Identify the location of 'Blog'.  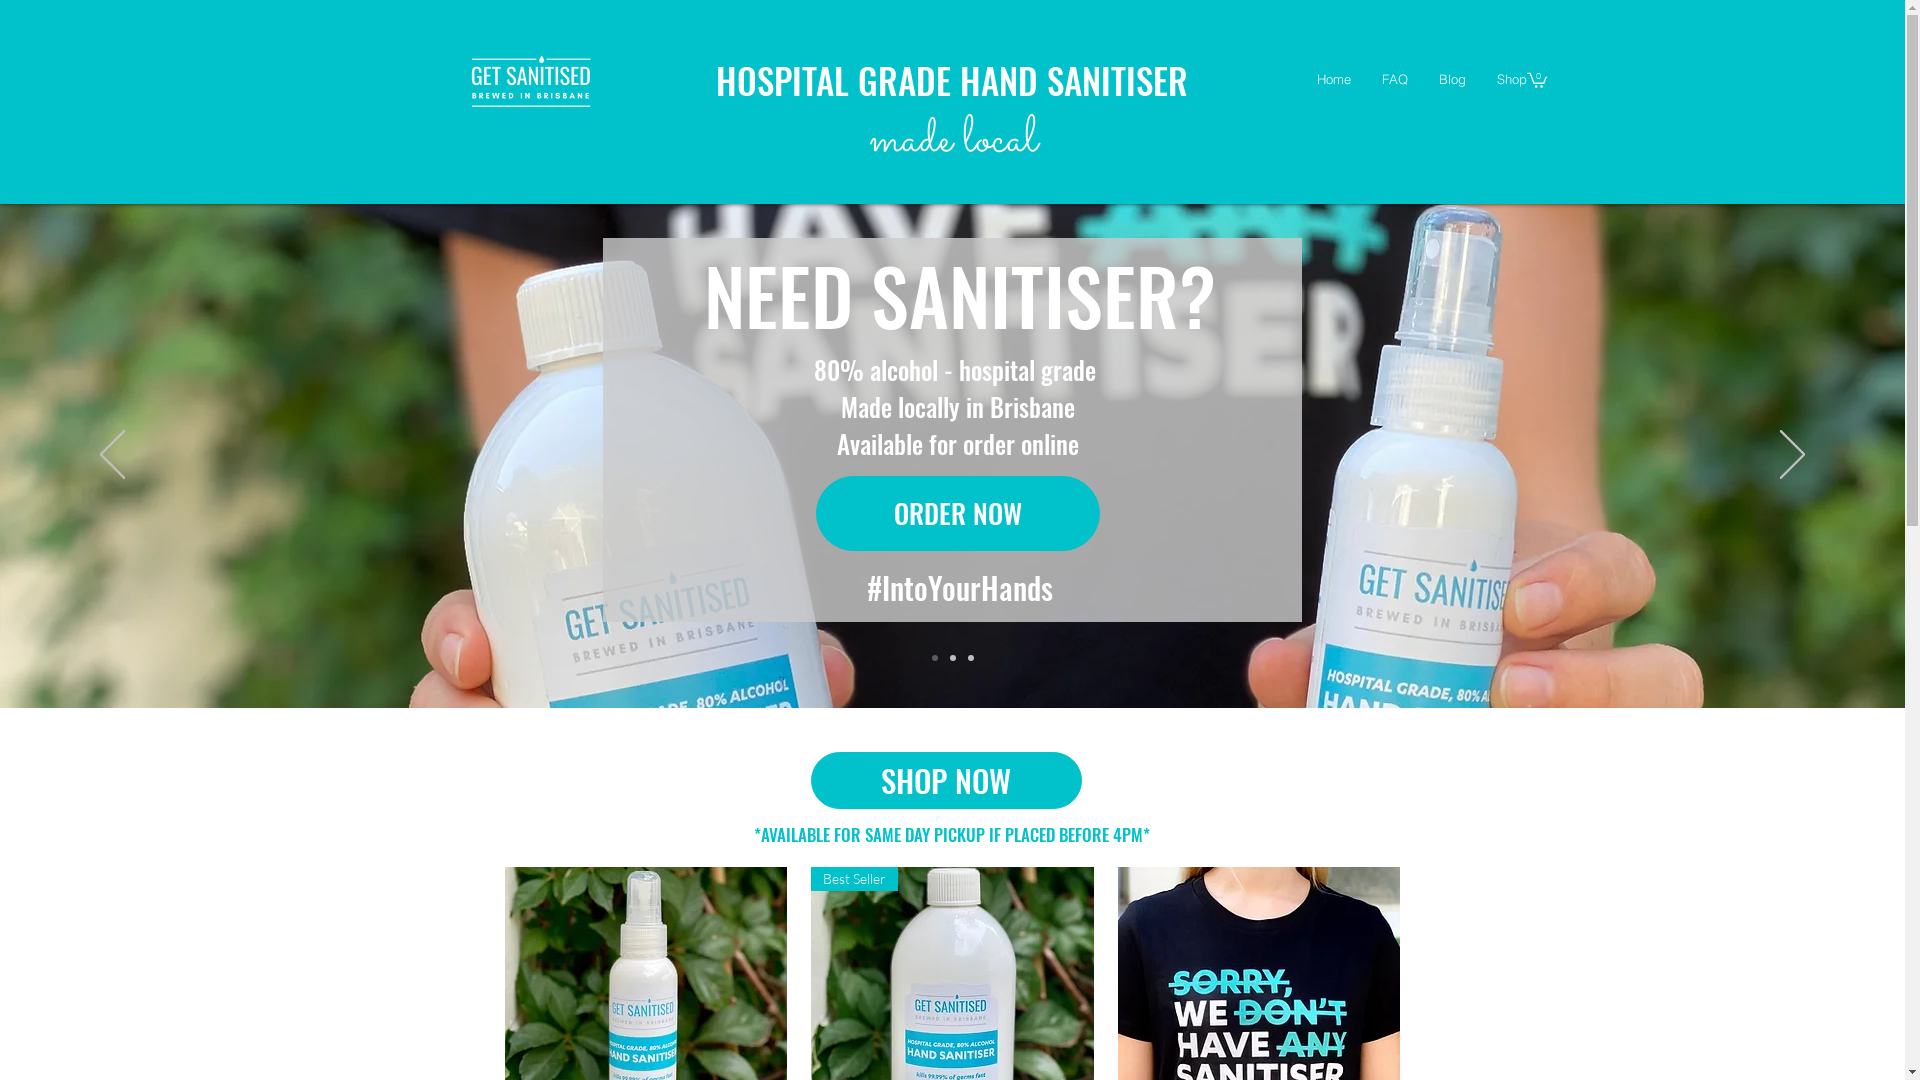
(1450, 78).